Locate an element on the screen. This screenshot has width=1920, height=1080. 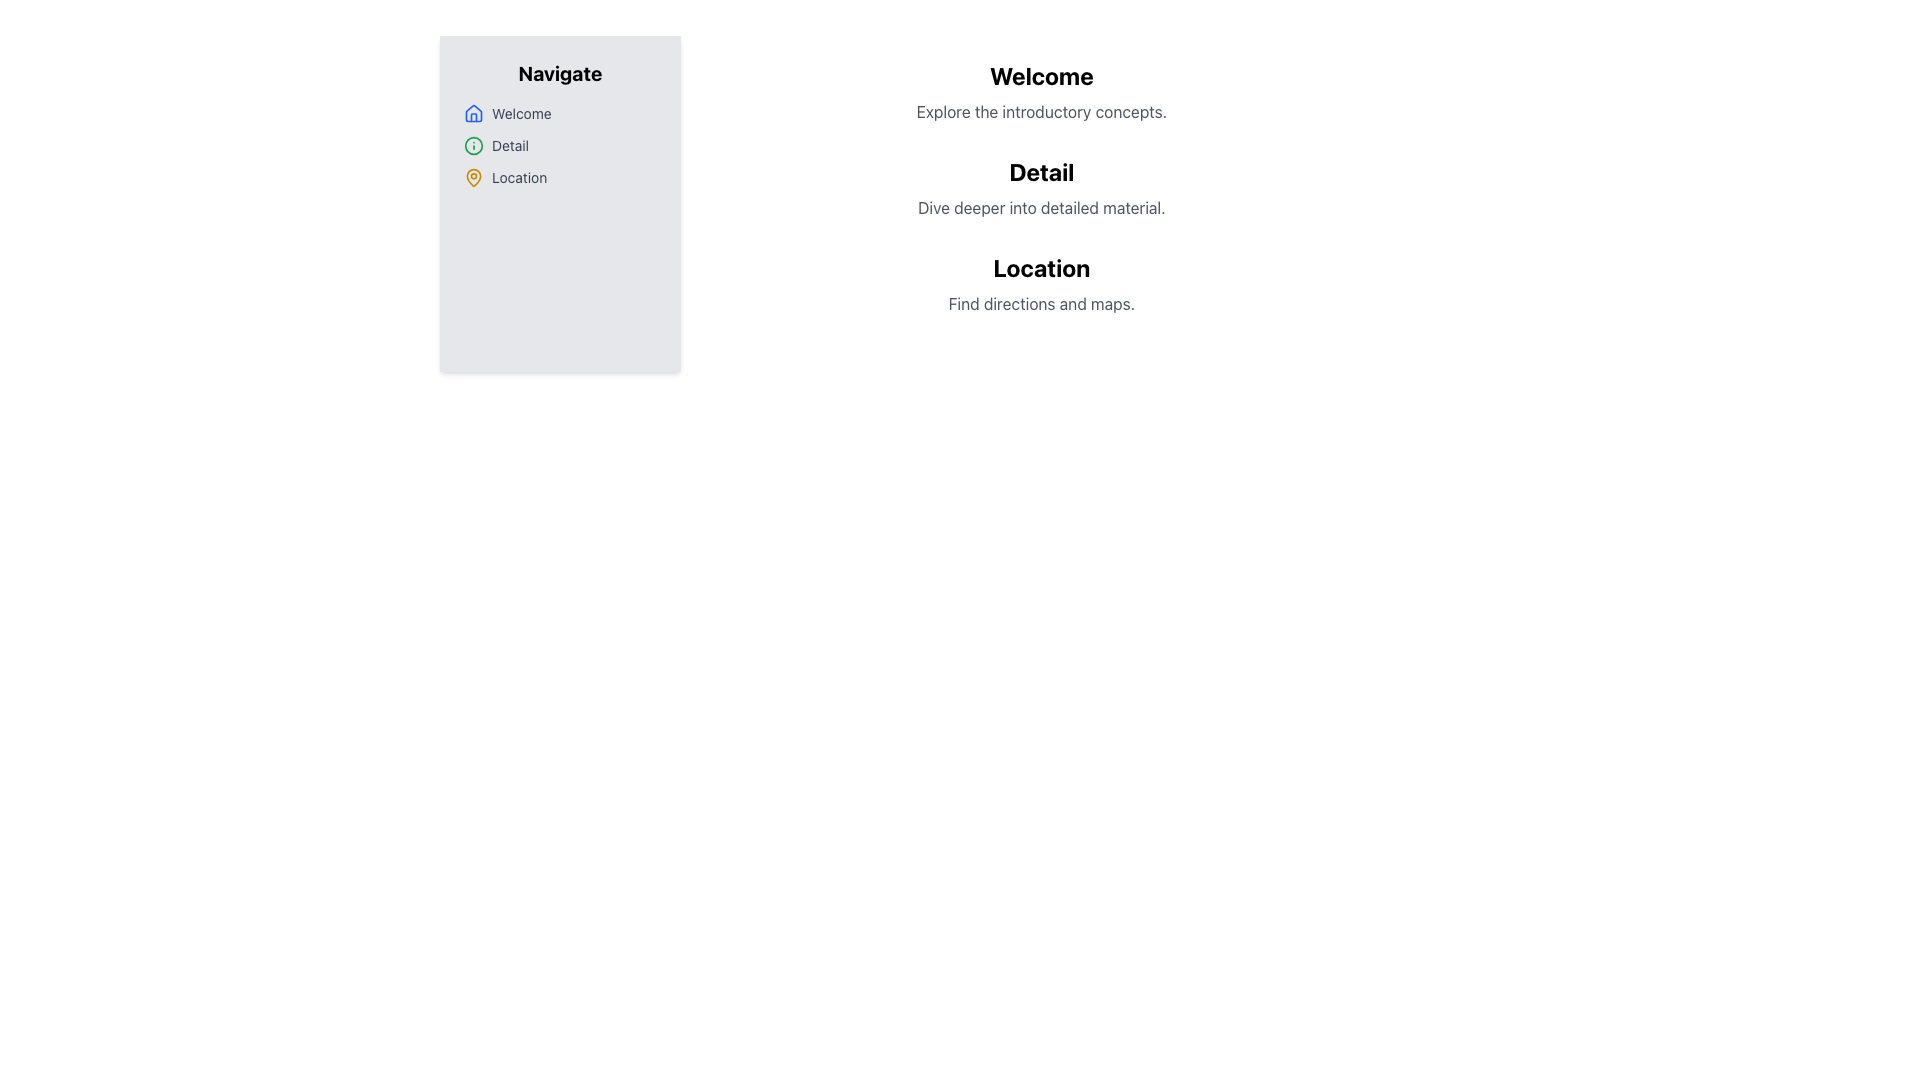
the Text Label displaying 'Detail' in bold, large font, which is centrally positioned on the page, above the description text and below the 'Welcome' section is located at coordinates (1040, 171).